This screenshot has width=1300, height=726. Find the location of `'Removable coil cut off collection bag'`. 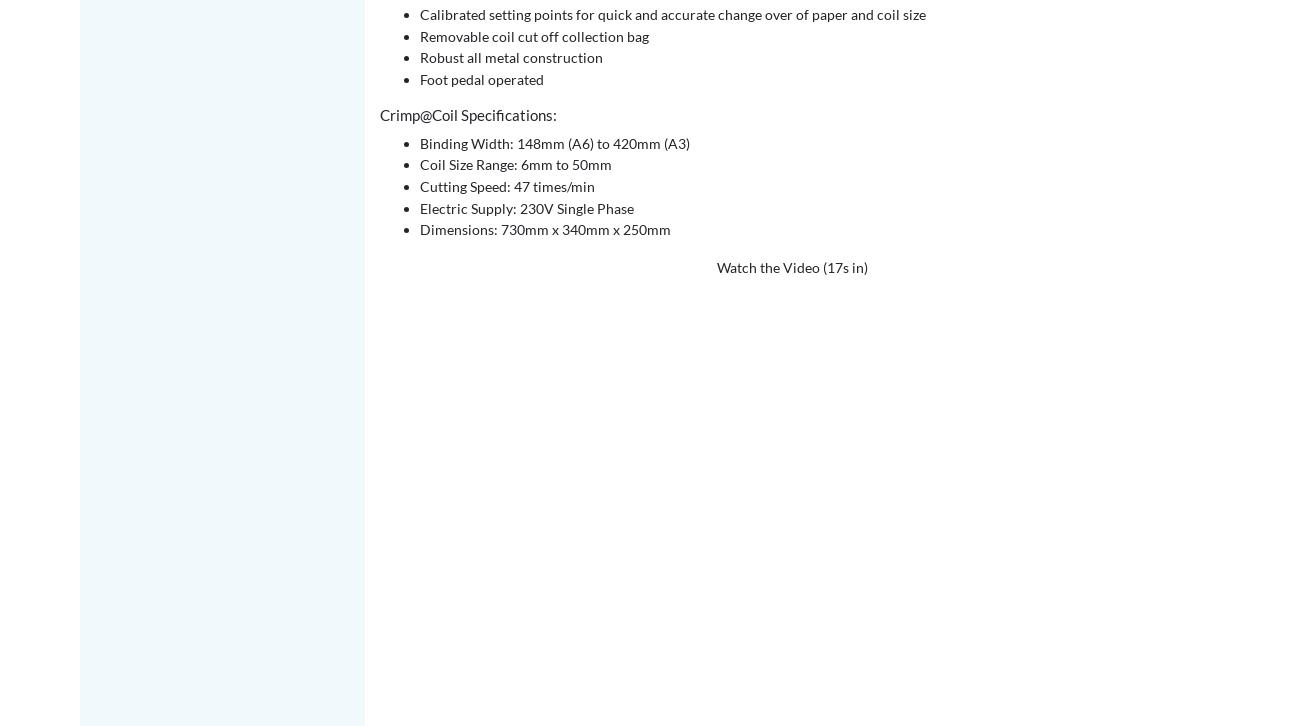

'Removable coil cut off collection bag' is located at coordinates (420, 35).